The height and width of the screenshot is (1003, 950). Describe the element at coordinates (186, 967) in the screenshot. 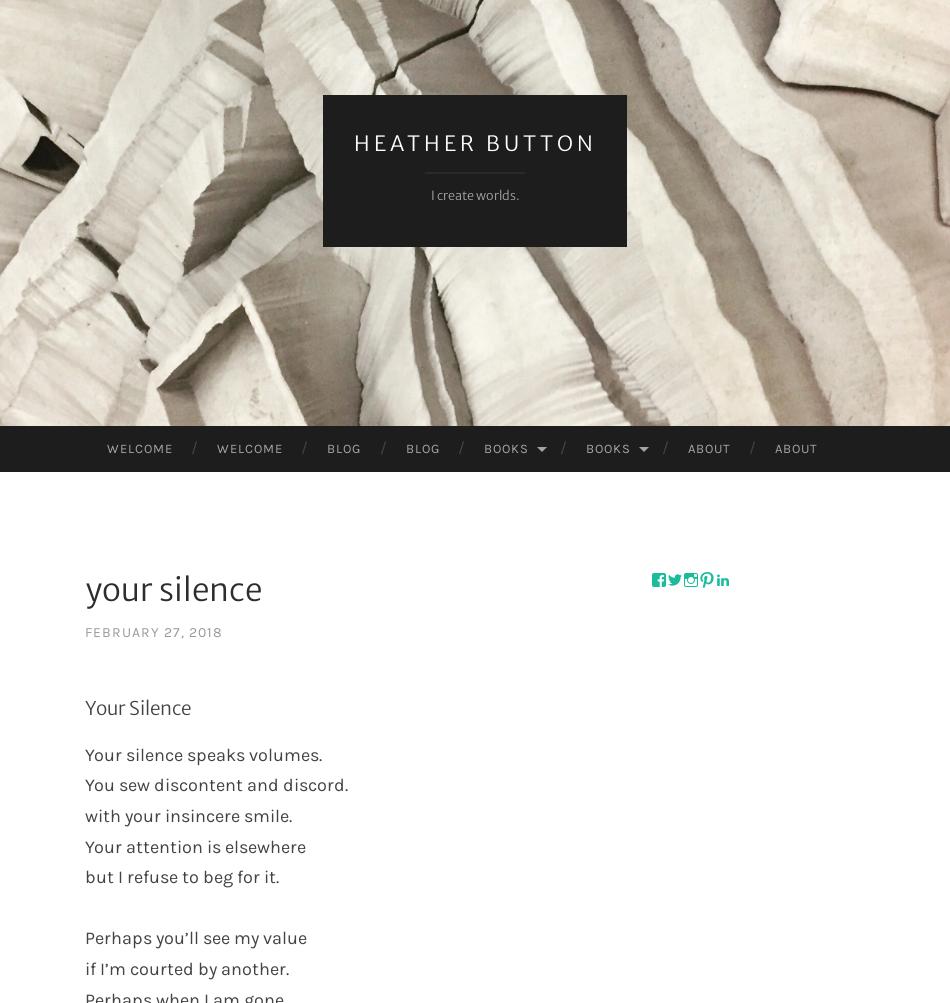

I see `'if I’m courted by another.'` at that location.